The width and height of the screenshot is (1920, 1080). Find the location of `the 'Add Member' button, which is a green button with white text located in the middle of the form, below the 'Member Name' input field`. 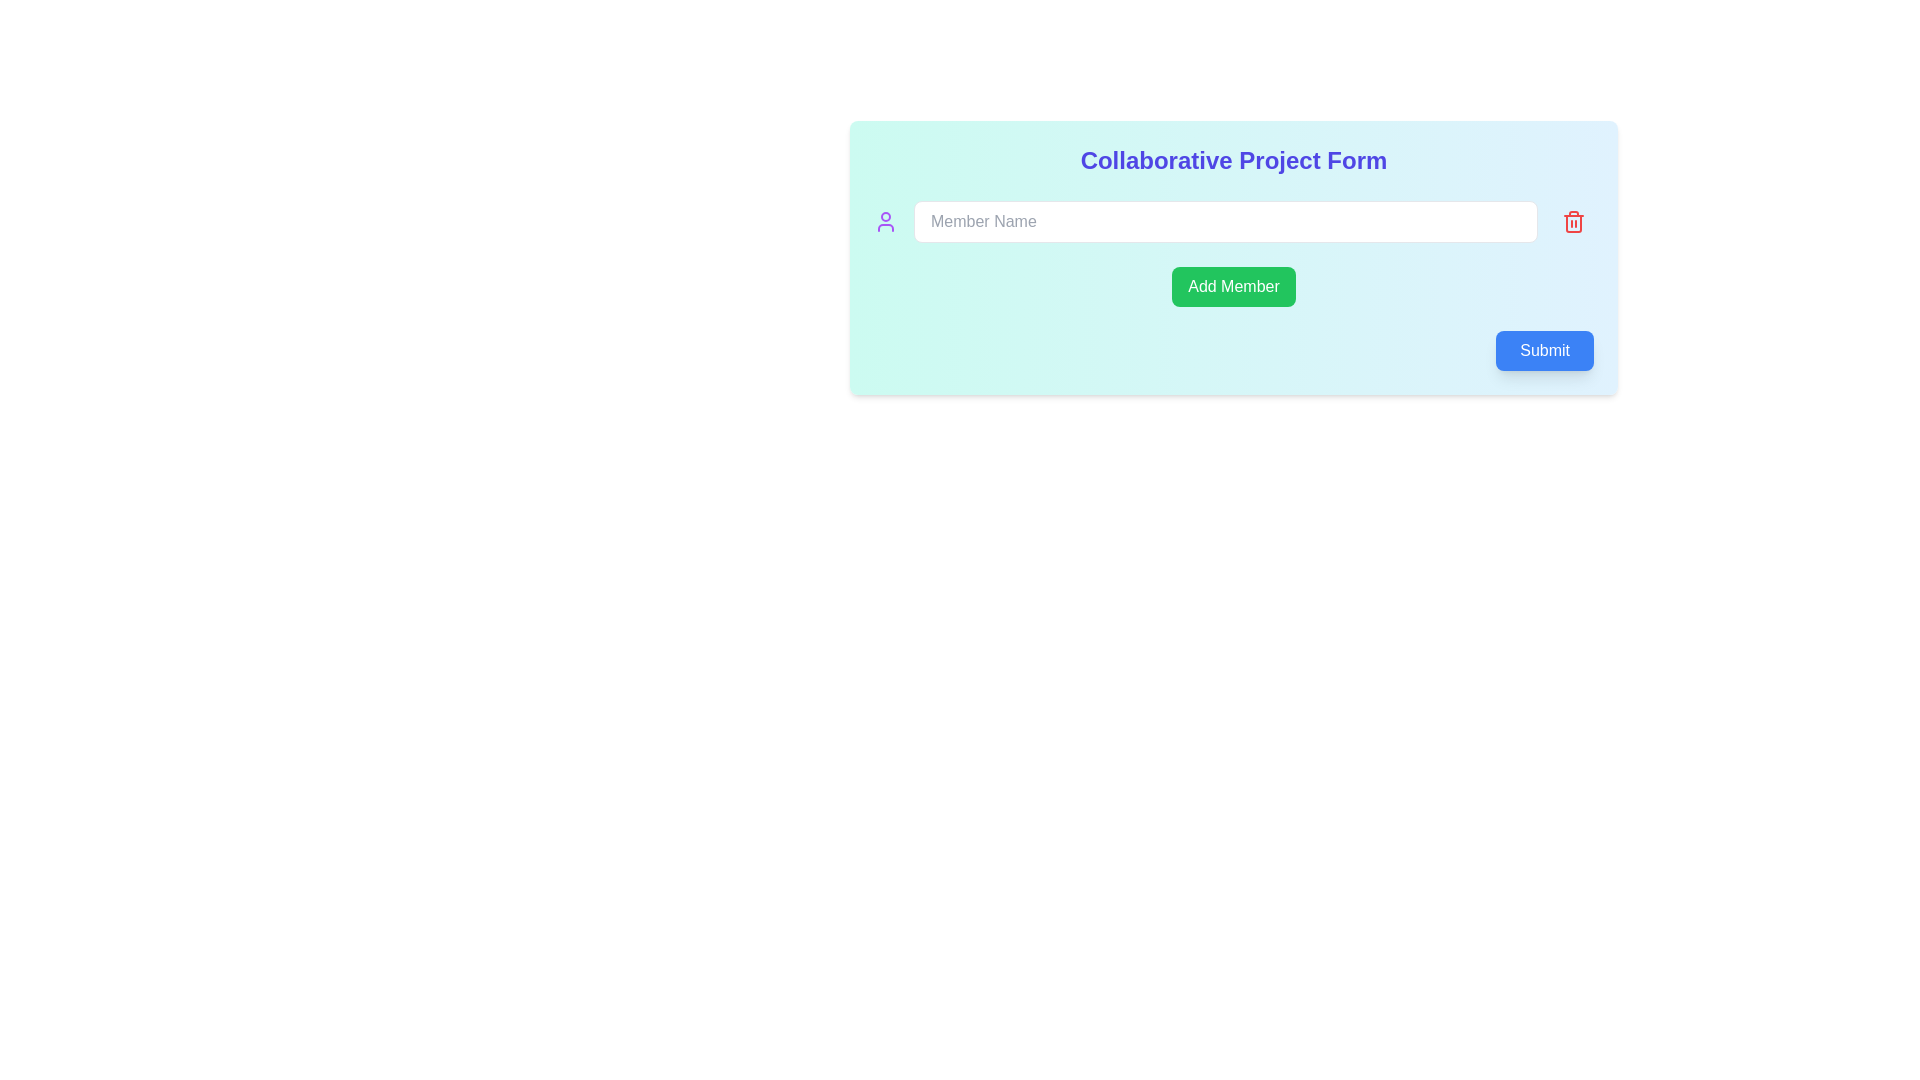

the 'Add Member' button, which is a green button with white text located in the middle of the form, below the 'Member Name' input field is located at coordinates (1232, 286).